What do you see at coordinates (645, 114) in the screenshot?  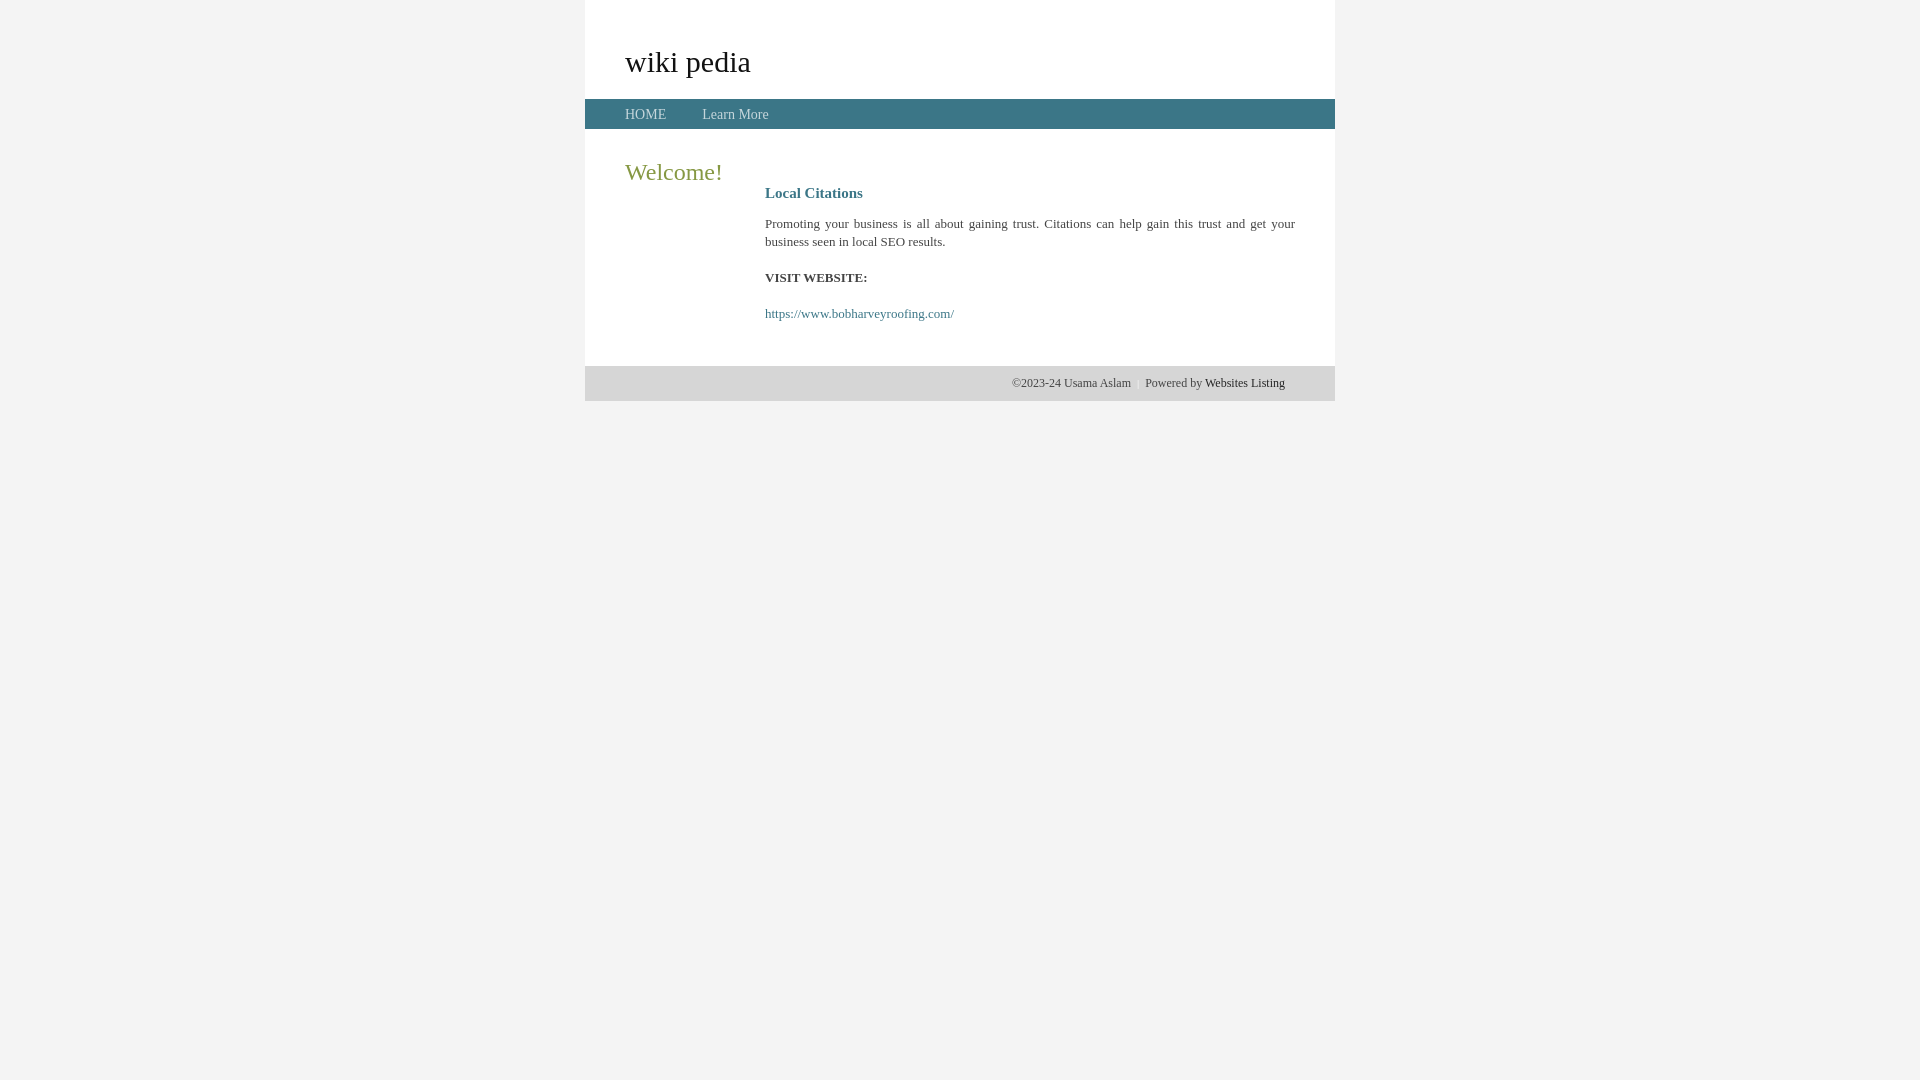 I see `'HOME'` at bounding box center [645, 114].